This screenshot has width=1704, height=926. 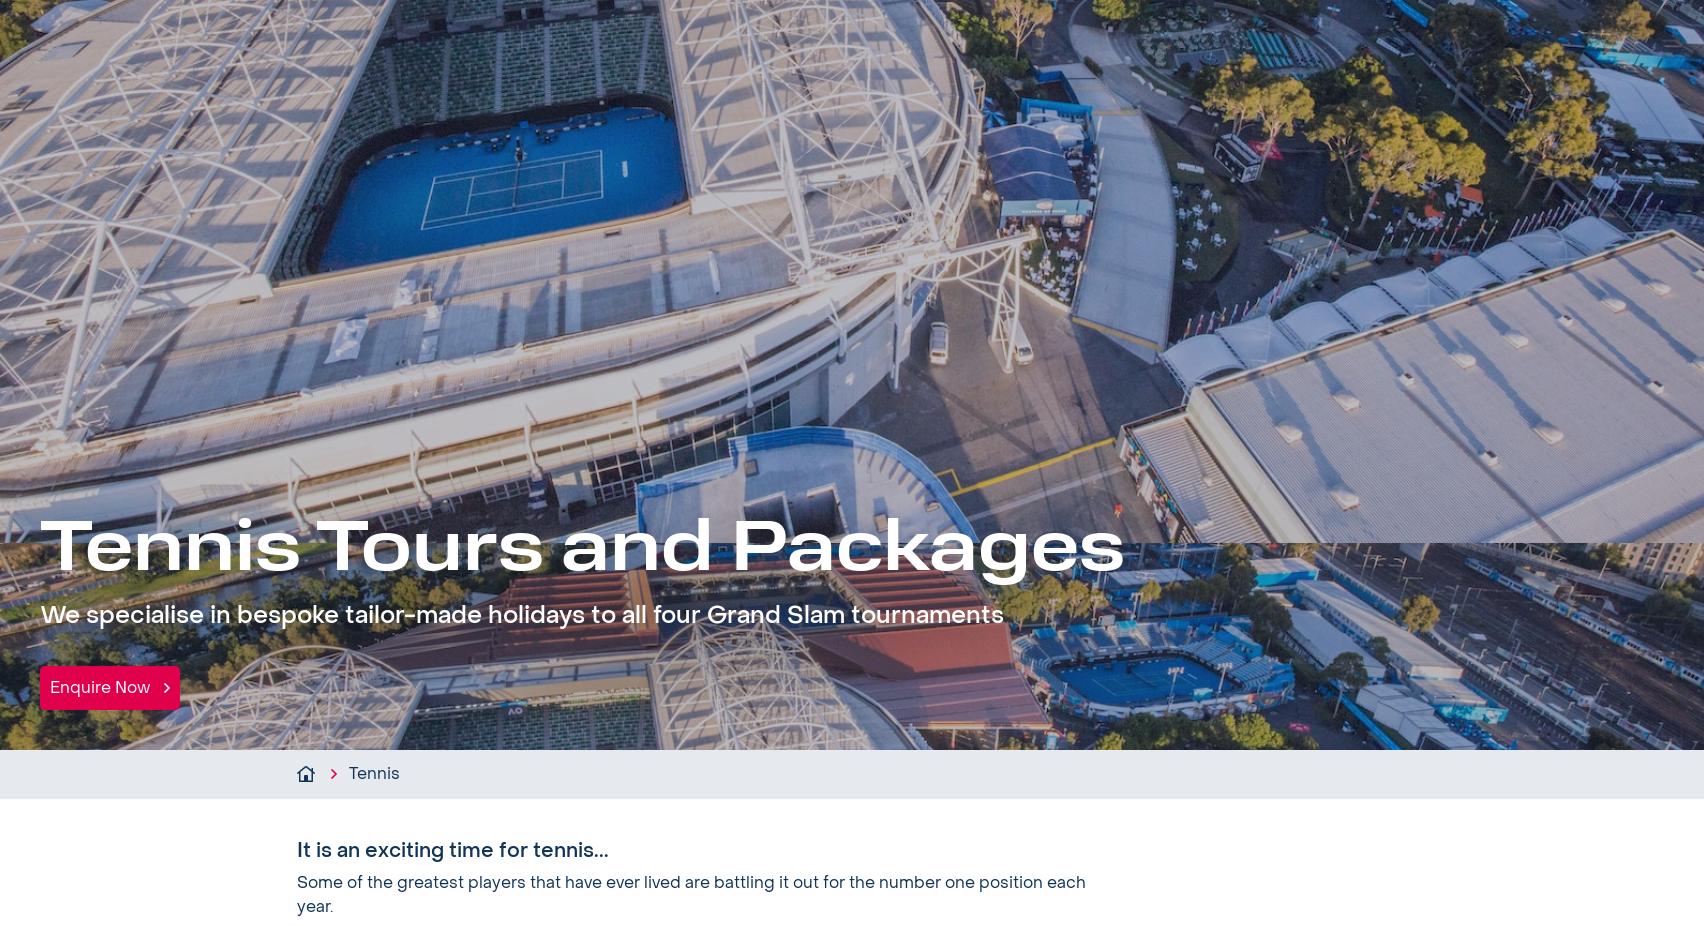 What do you see at coordinates (987, 823) in the screenshot?
I see `'Surname'` at bounding box center [987, 823].